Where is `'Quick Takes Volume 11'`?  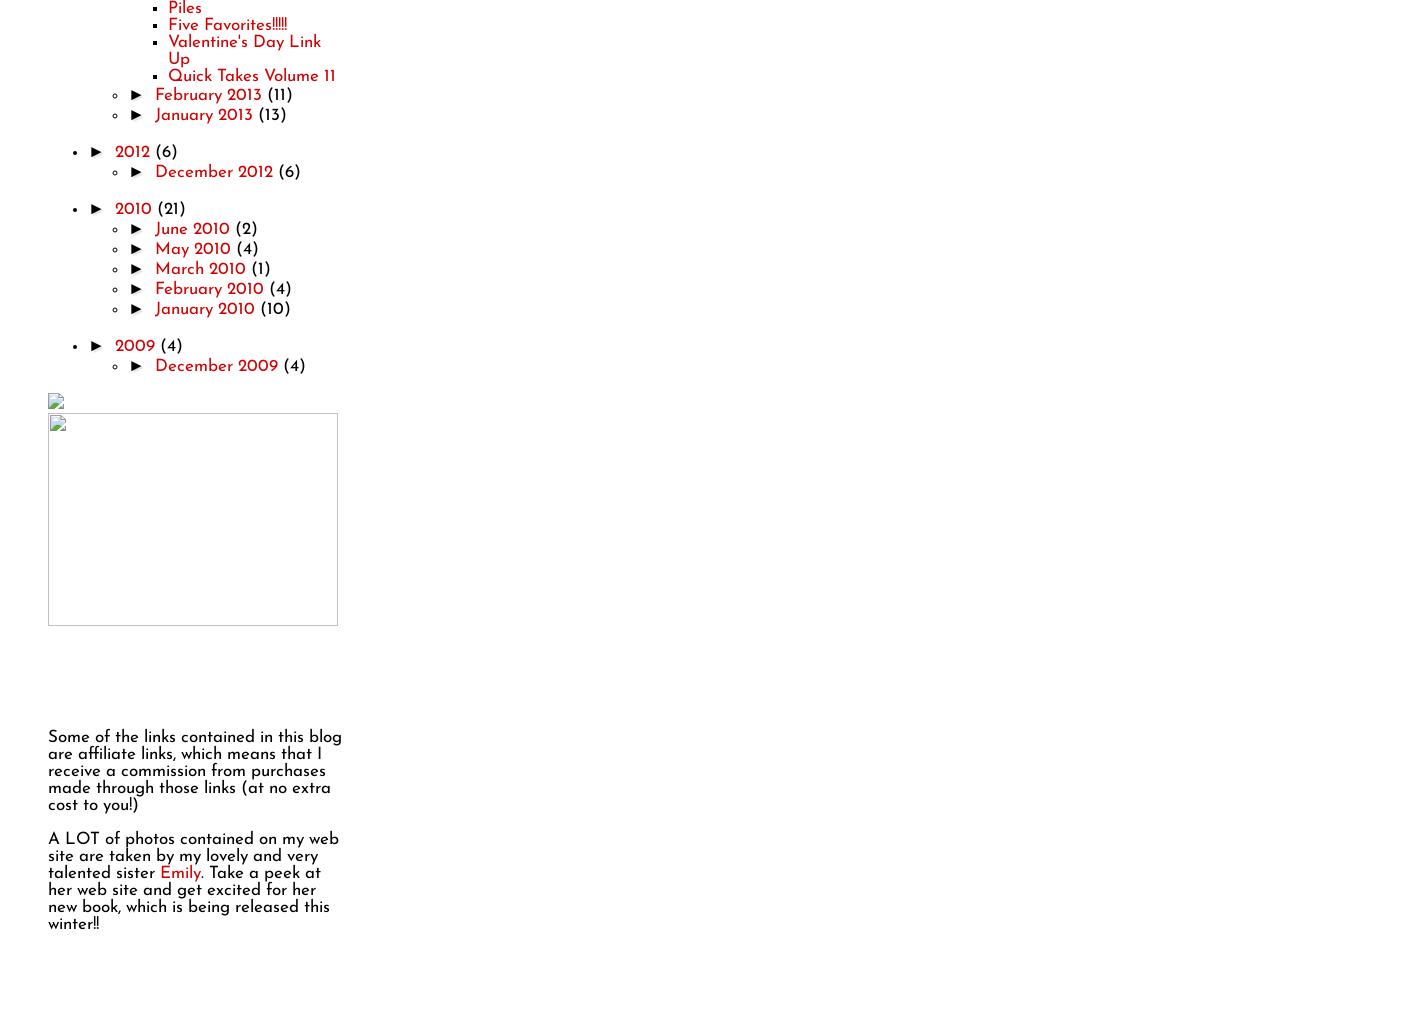 'Quick Takes Volume 11' is located at coordinates (251, 74).